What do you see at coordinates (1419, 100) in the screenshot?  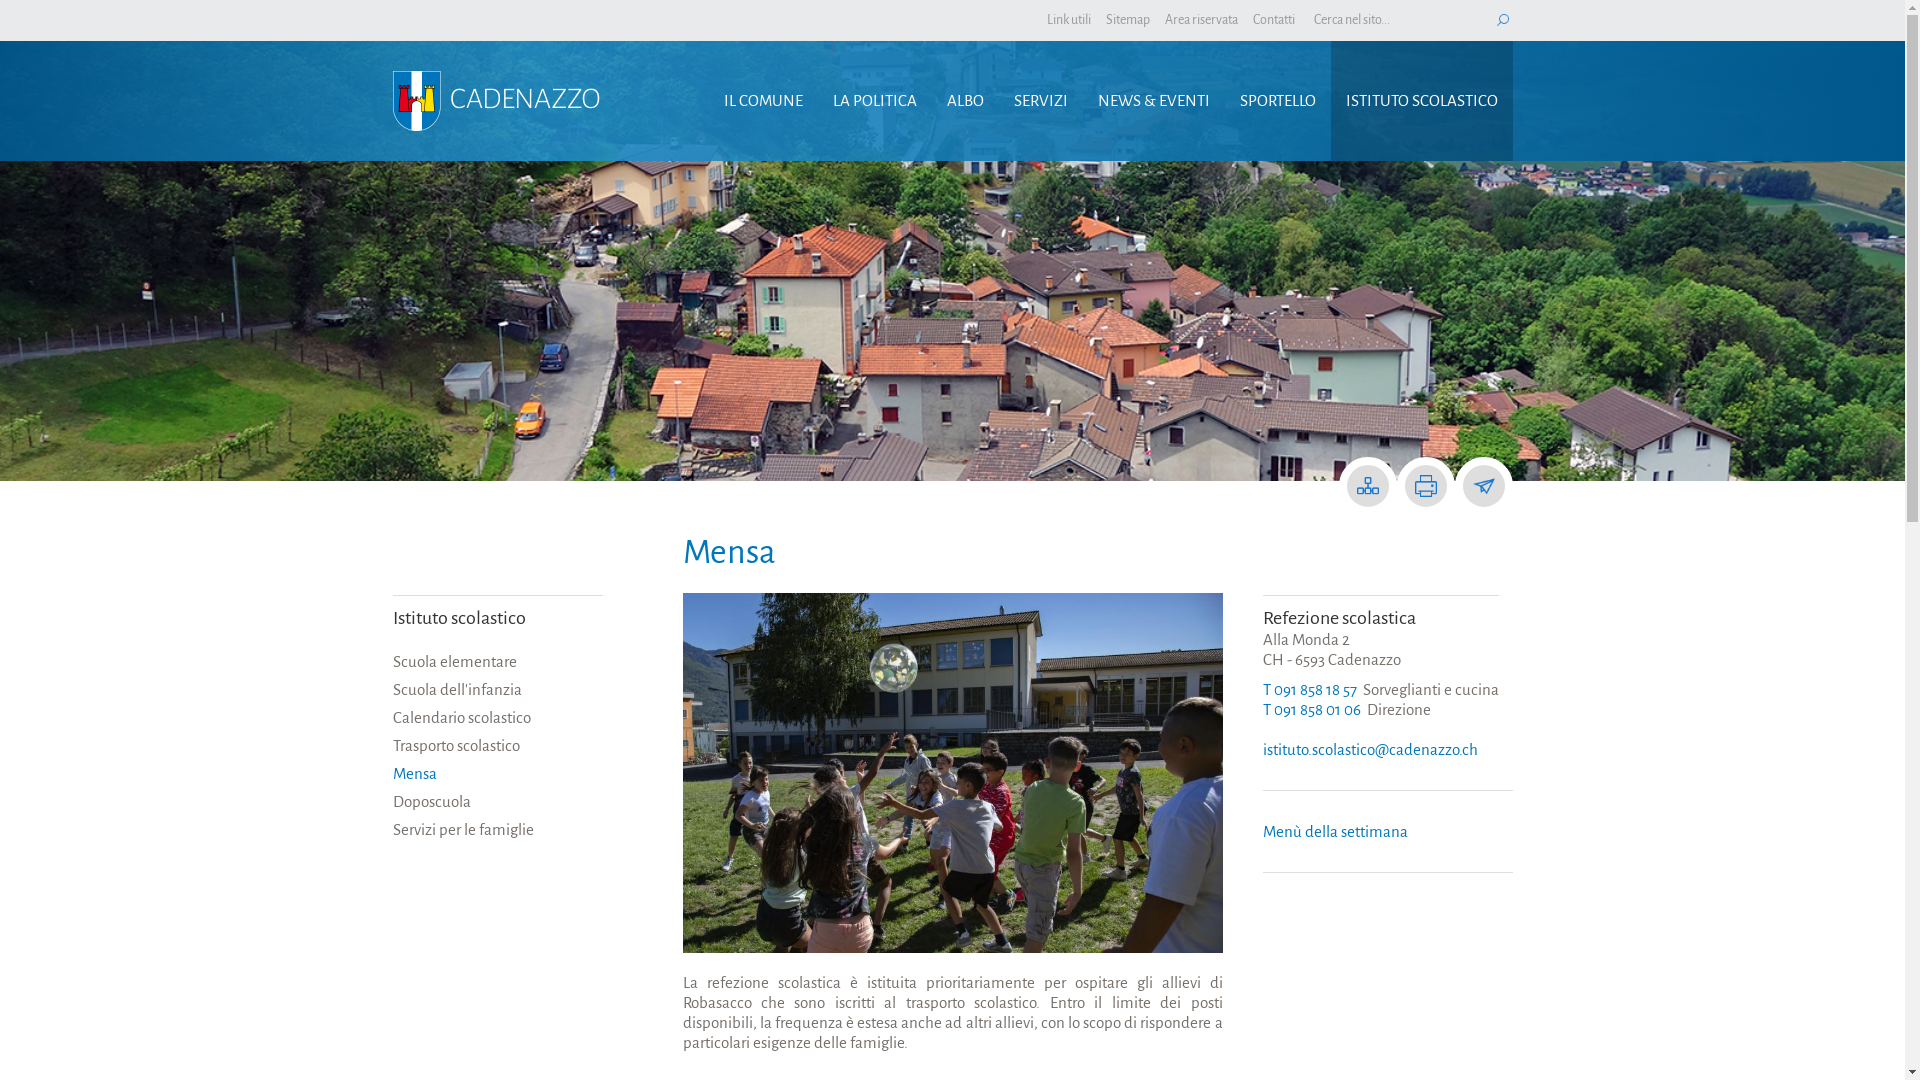 I see `'ISTITUTO SCOLASTICO'` at bounding box center [1419, 100].